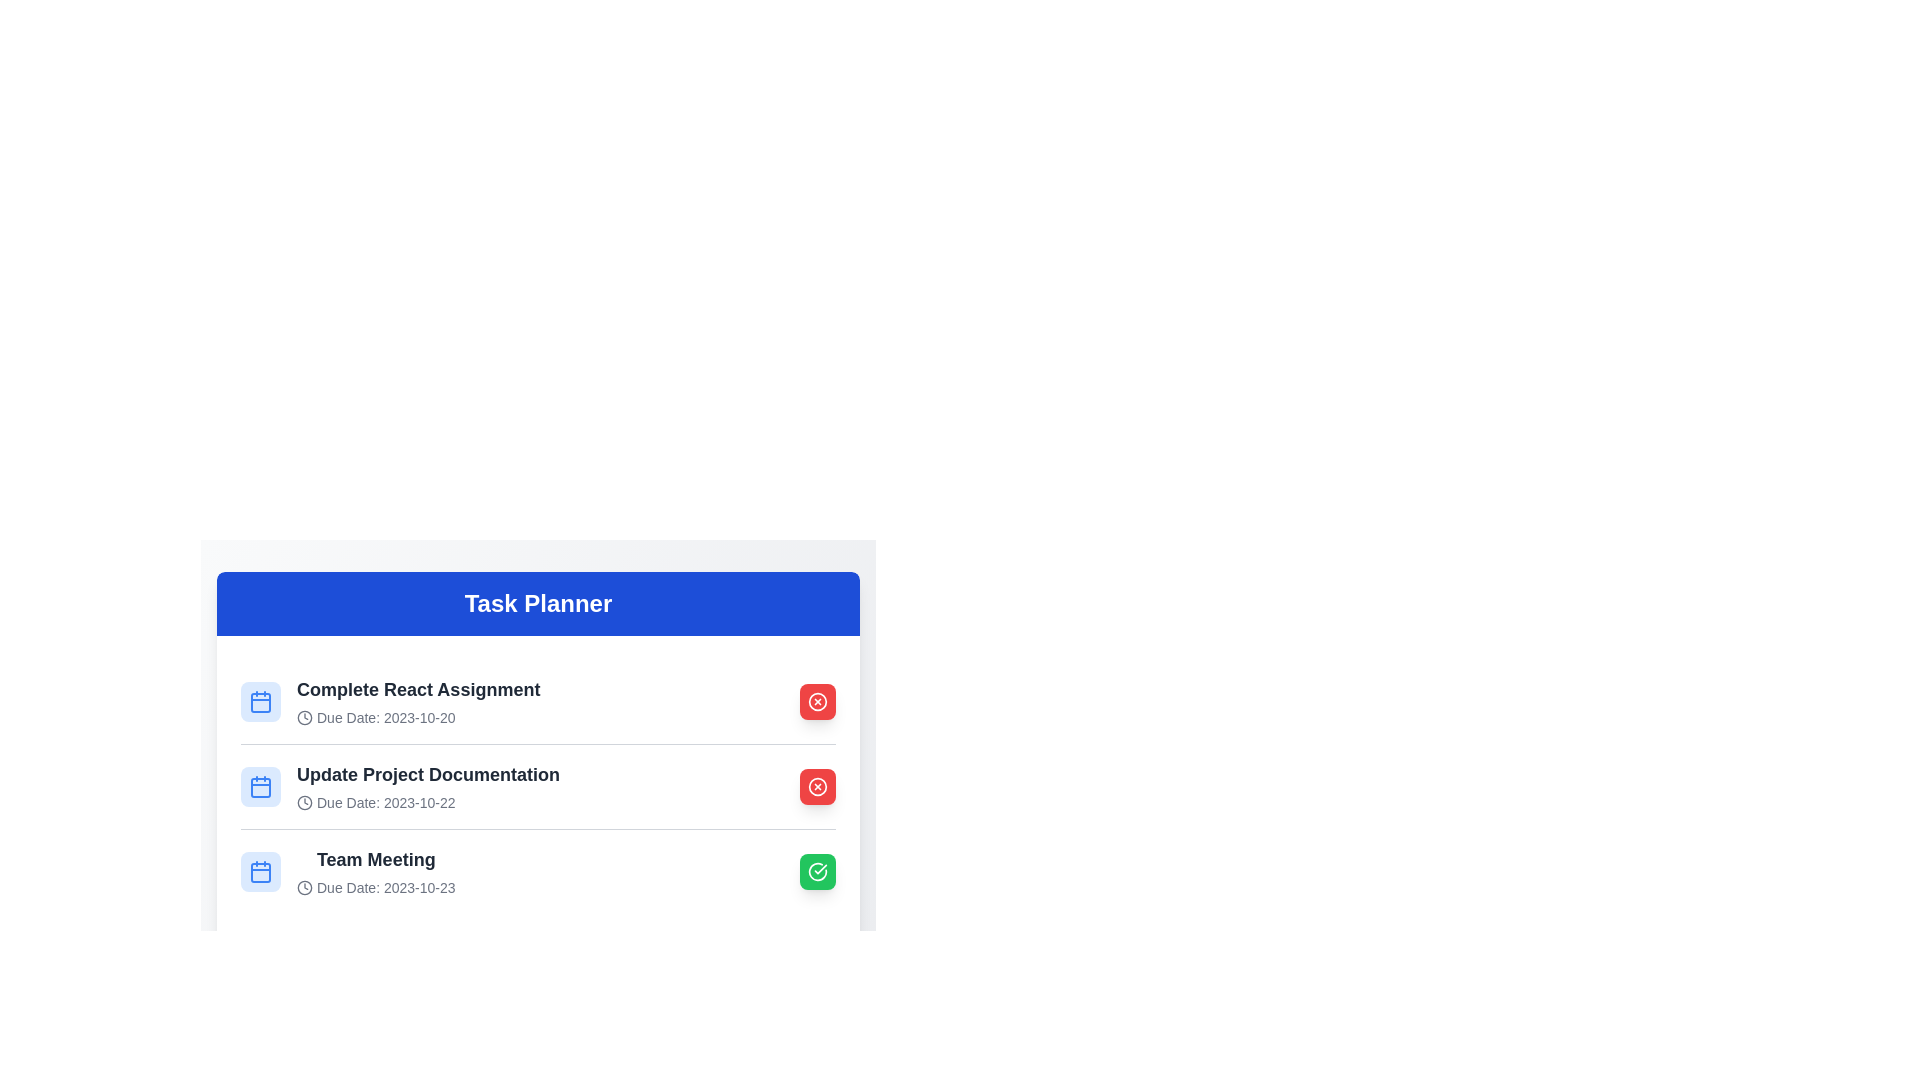 The width and height of the screenshot is (1920, 1080). Describe the element at coordinates (376, 870) in the screenshot. I see `text information from the 'Team Meeting' text block, which consists of two lines: 'Team Meeting' in large, bold font and 'Due Date: 2023-10-23' in smaller, lighter font with a clock icon` at that location.